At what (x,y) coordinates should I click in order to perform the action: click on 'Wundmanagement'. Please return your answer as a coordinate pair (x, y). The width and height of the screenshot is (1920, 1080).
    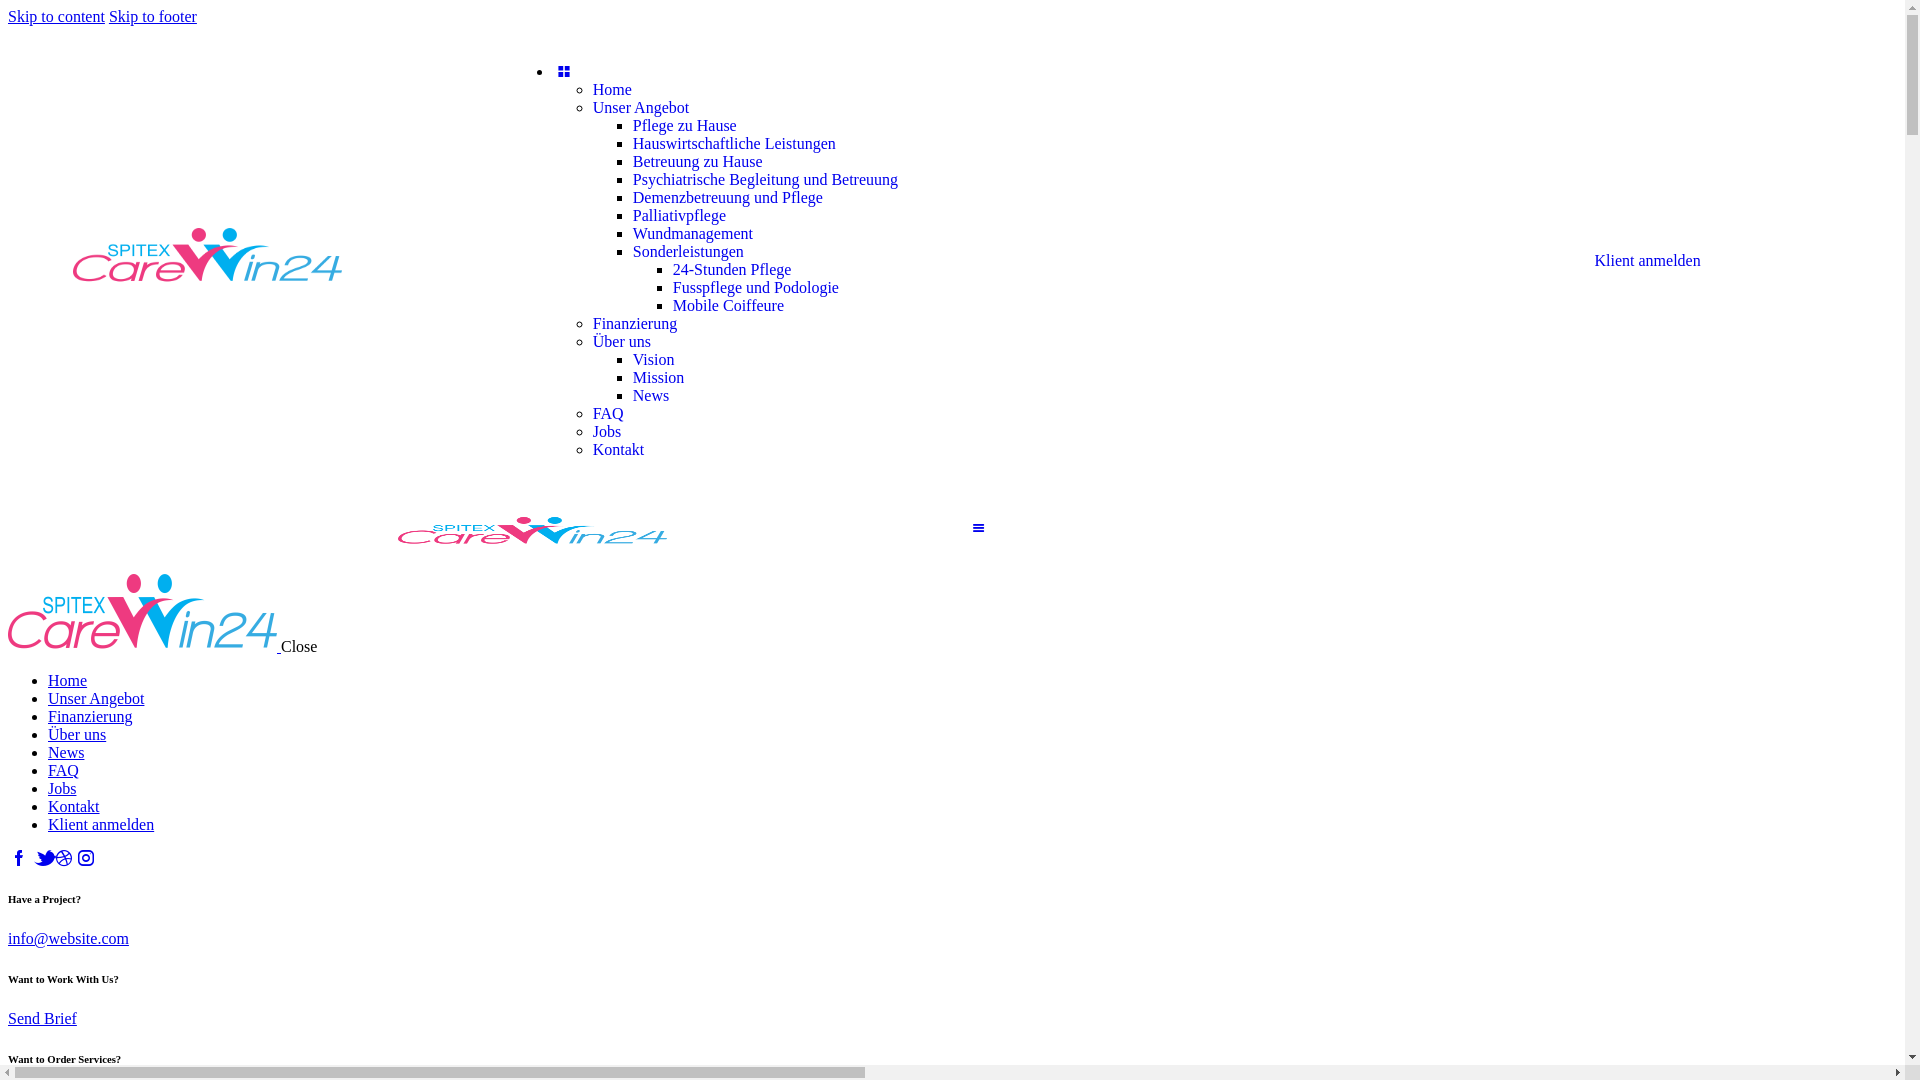
    Looking at the image, I should click on (692, 232).